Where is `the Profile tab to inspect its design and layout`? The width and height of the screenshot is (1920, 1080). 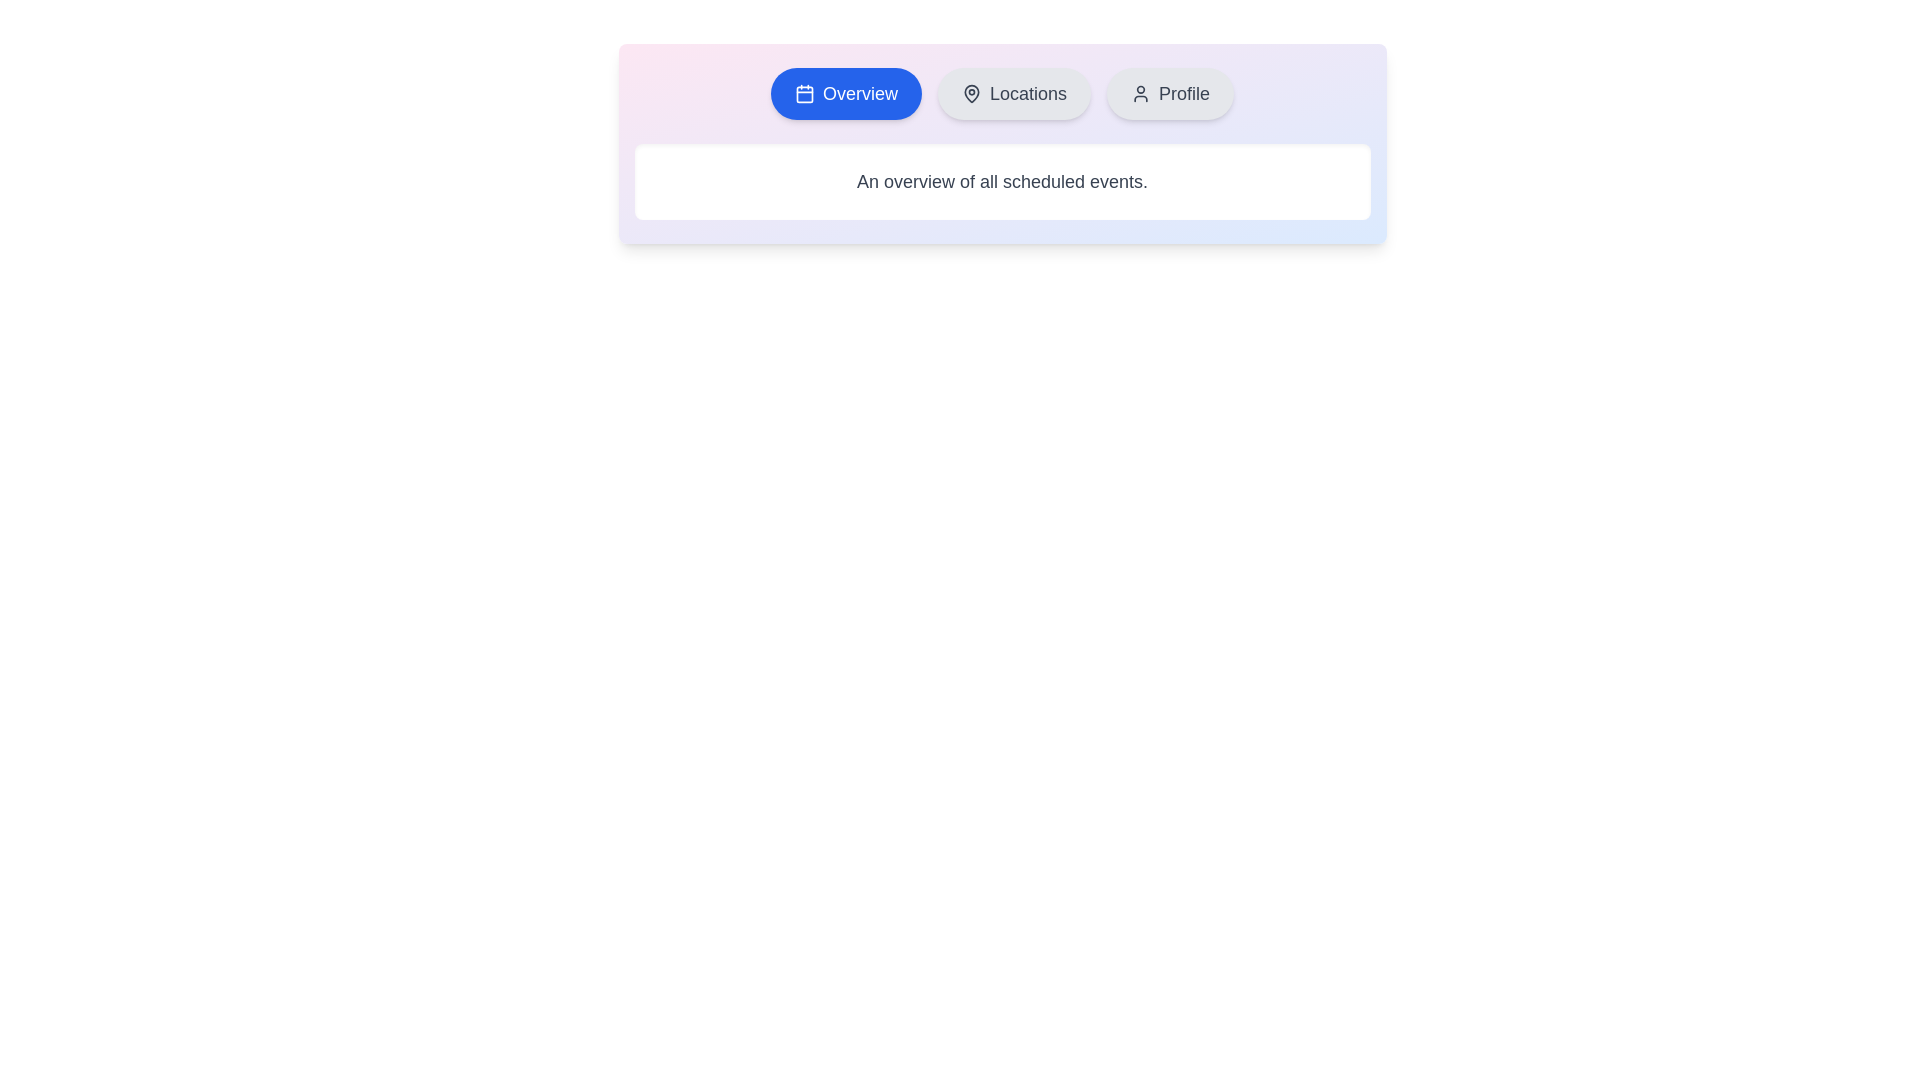
the Profile tab to inspect its design and layout is located at coordinates (1170, 93).